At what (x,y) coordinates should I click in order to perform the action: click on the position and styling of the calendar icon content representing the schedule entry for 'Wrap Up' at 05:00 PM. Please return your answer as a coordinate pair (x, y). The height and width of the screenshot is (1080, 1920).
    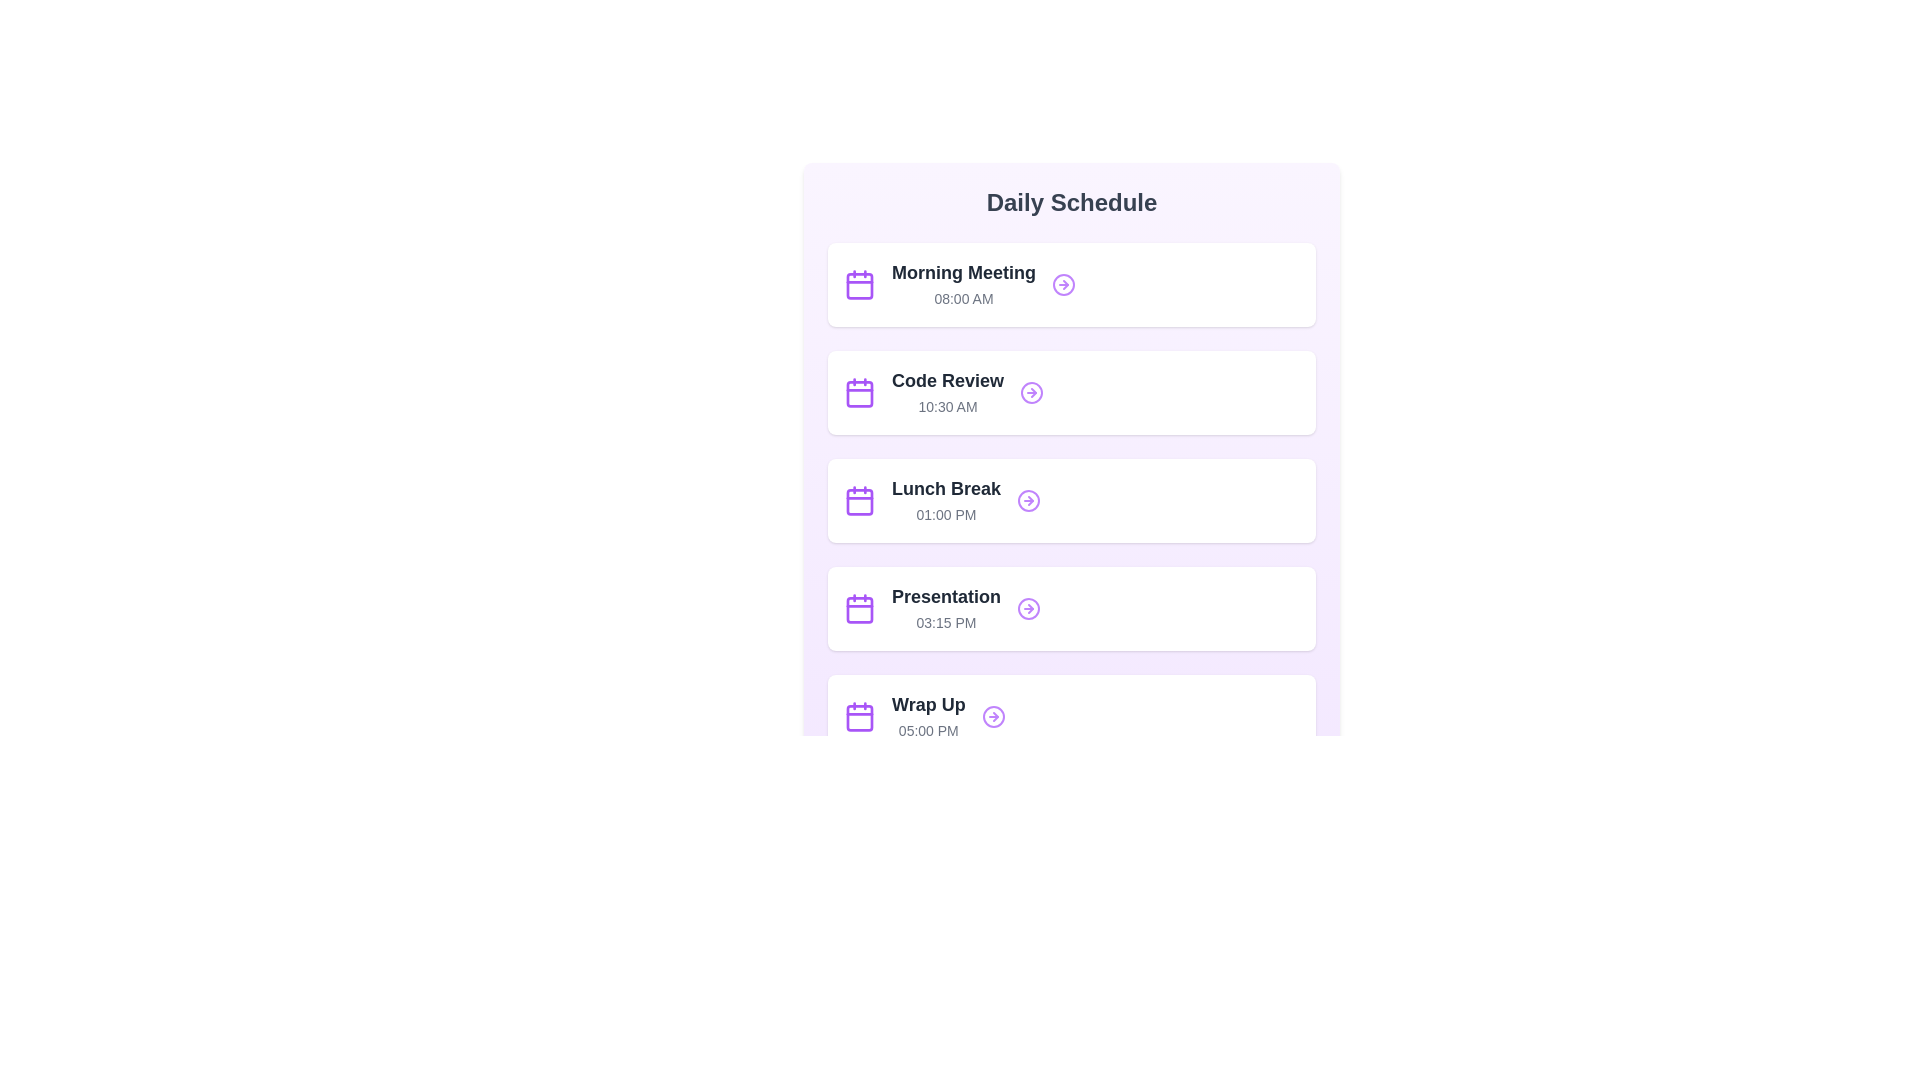
    Looking at the image, I should click on (859, 716).